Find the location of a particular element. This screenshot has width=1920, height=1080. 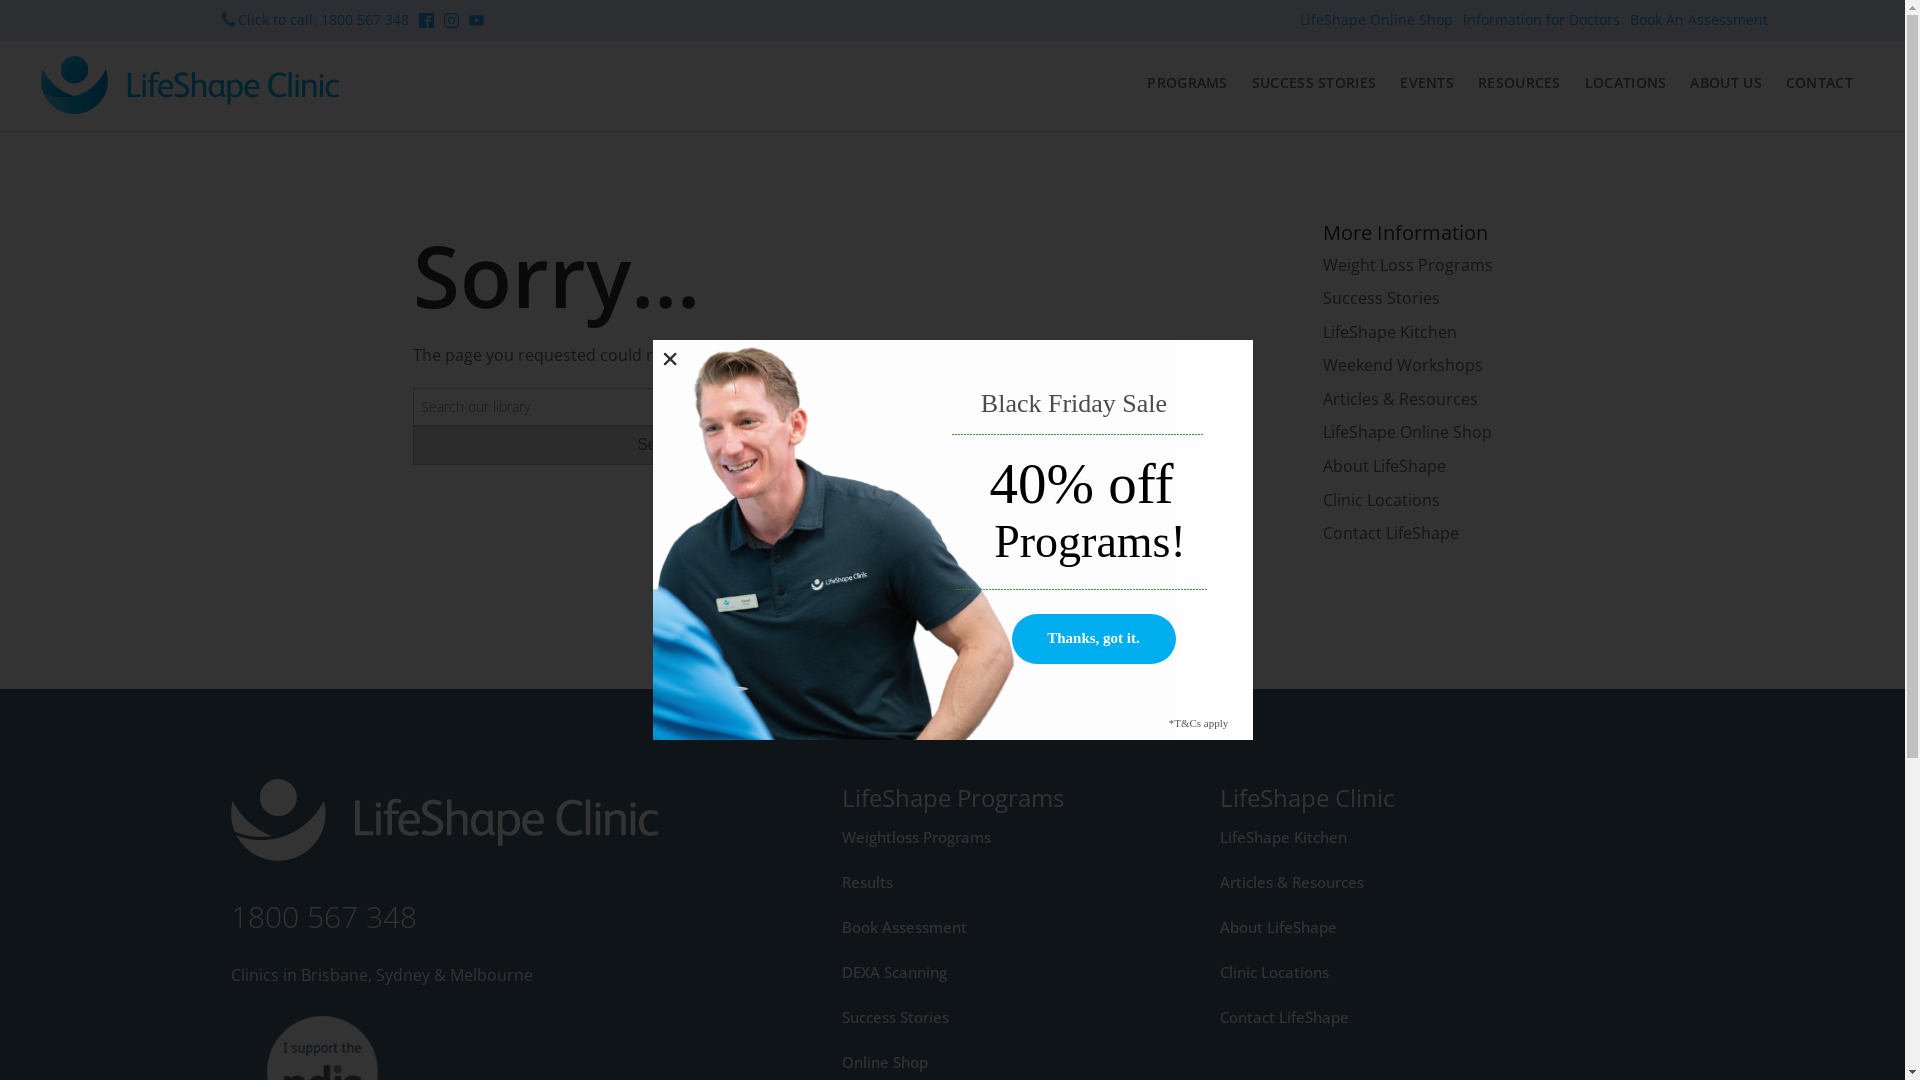

'Contact LifeShape' is located at coordinates (1321, 532).